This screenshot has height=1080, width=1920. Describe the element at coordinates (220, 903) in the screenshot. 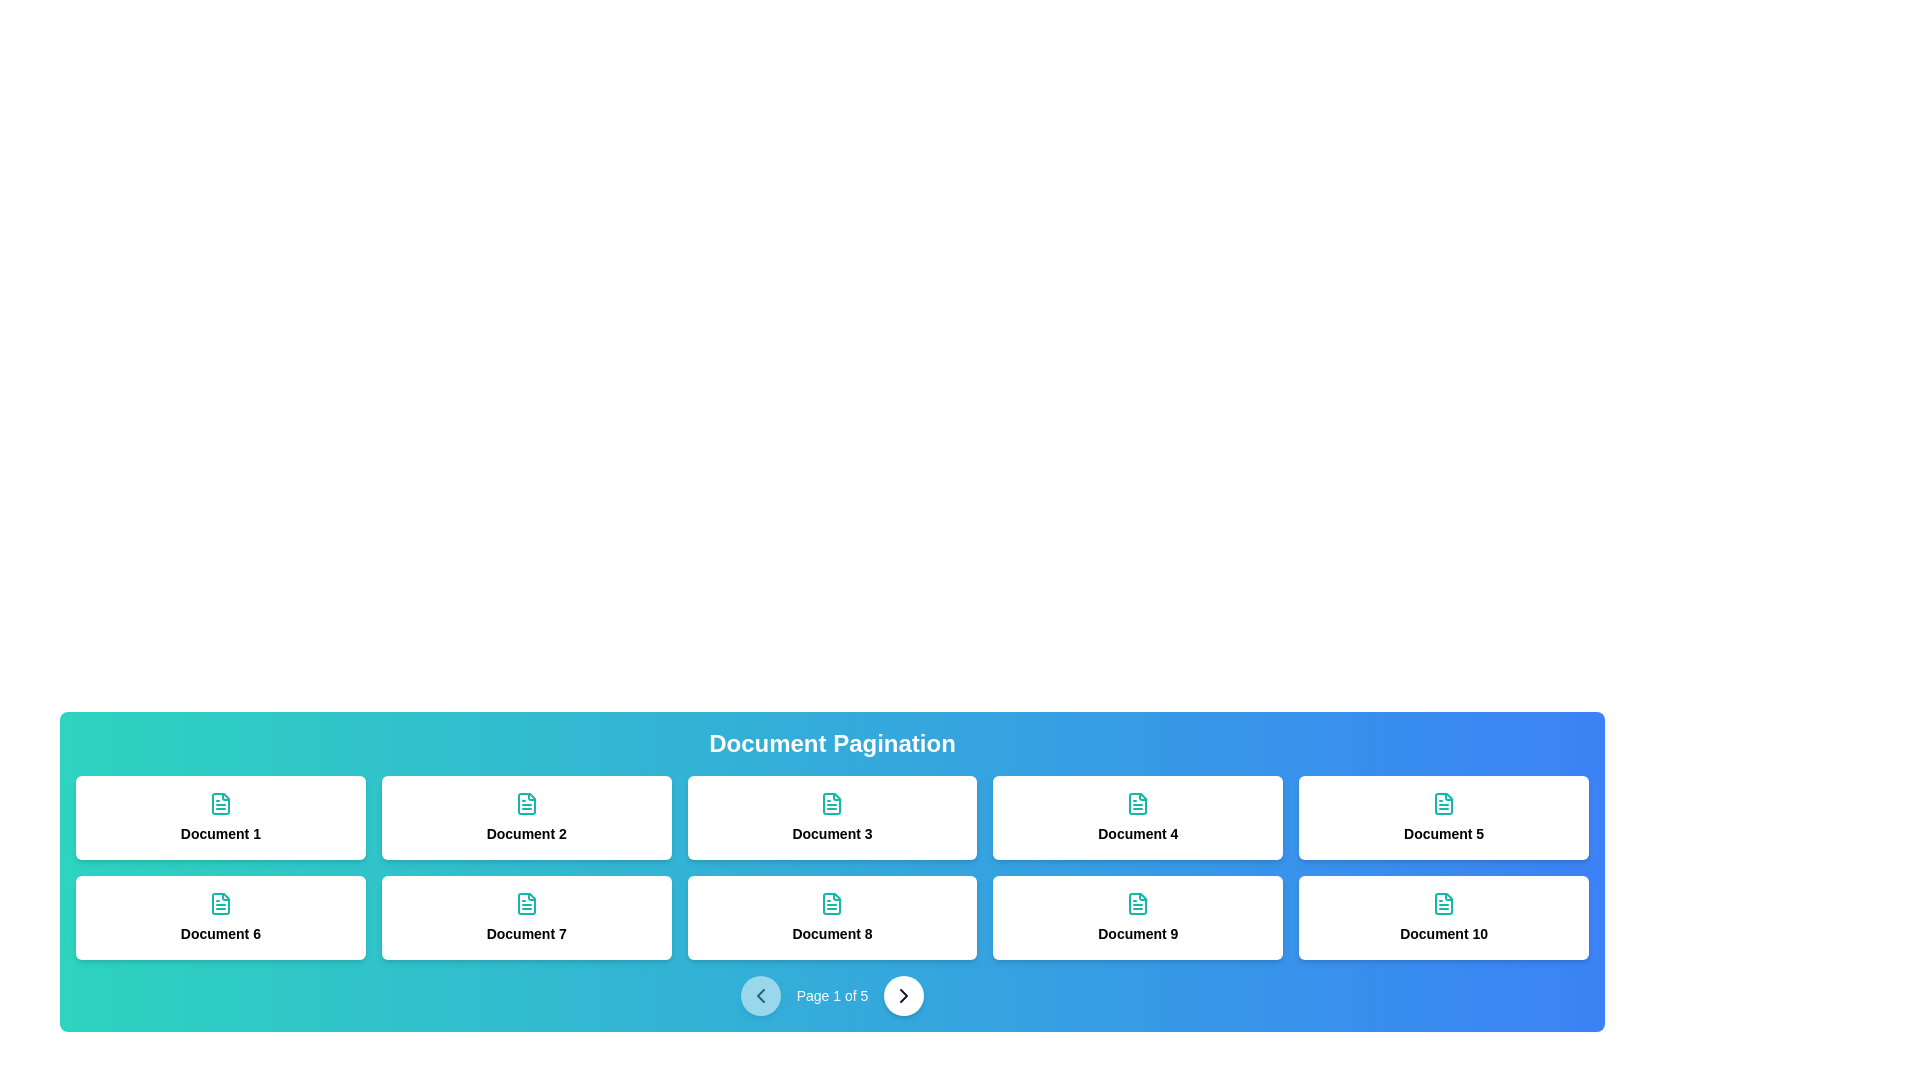

I see `the document icon representing the 'Document 6' card, located at the upper section of the card in the second row, first column of the grid layout` at that location.